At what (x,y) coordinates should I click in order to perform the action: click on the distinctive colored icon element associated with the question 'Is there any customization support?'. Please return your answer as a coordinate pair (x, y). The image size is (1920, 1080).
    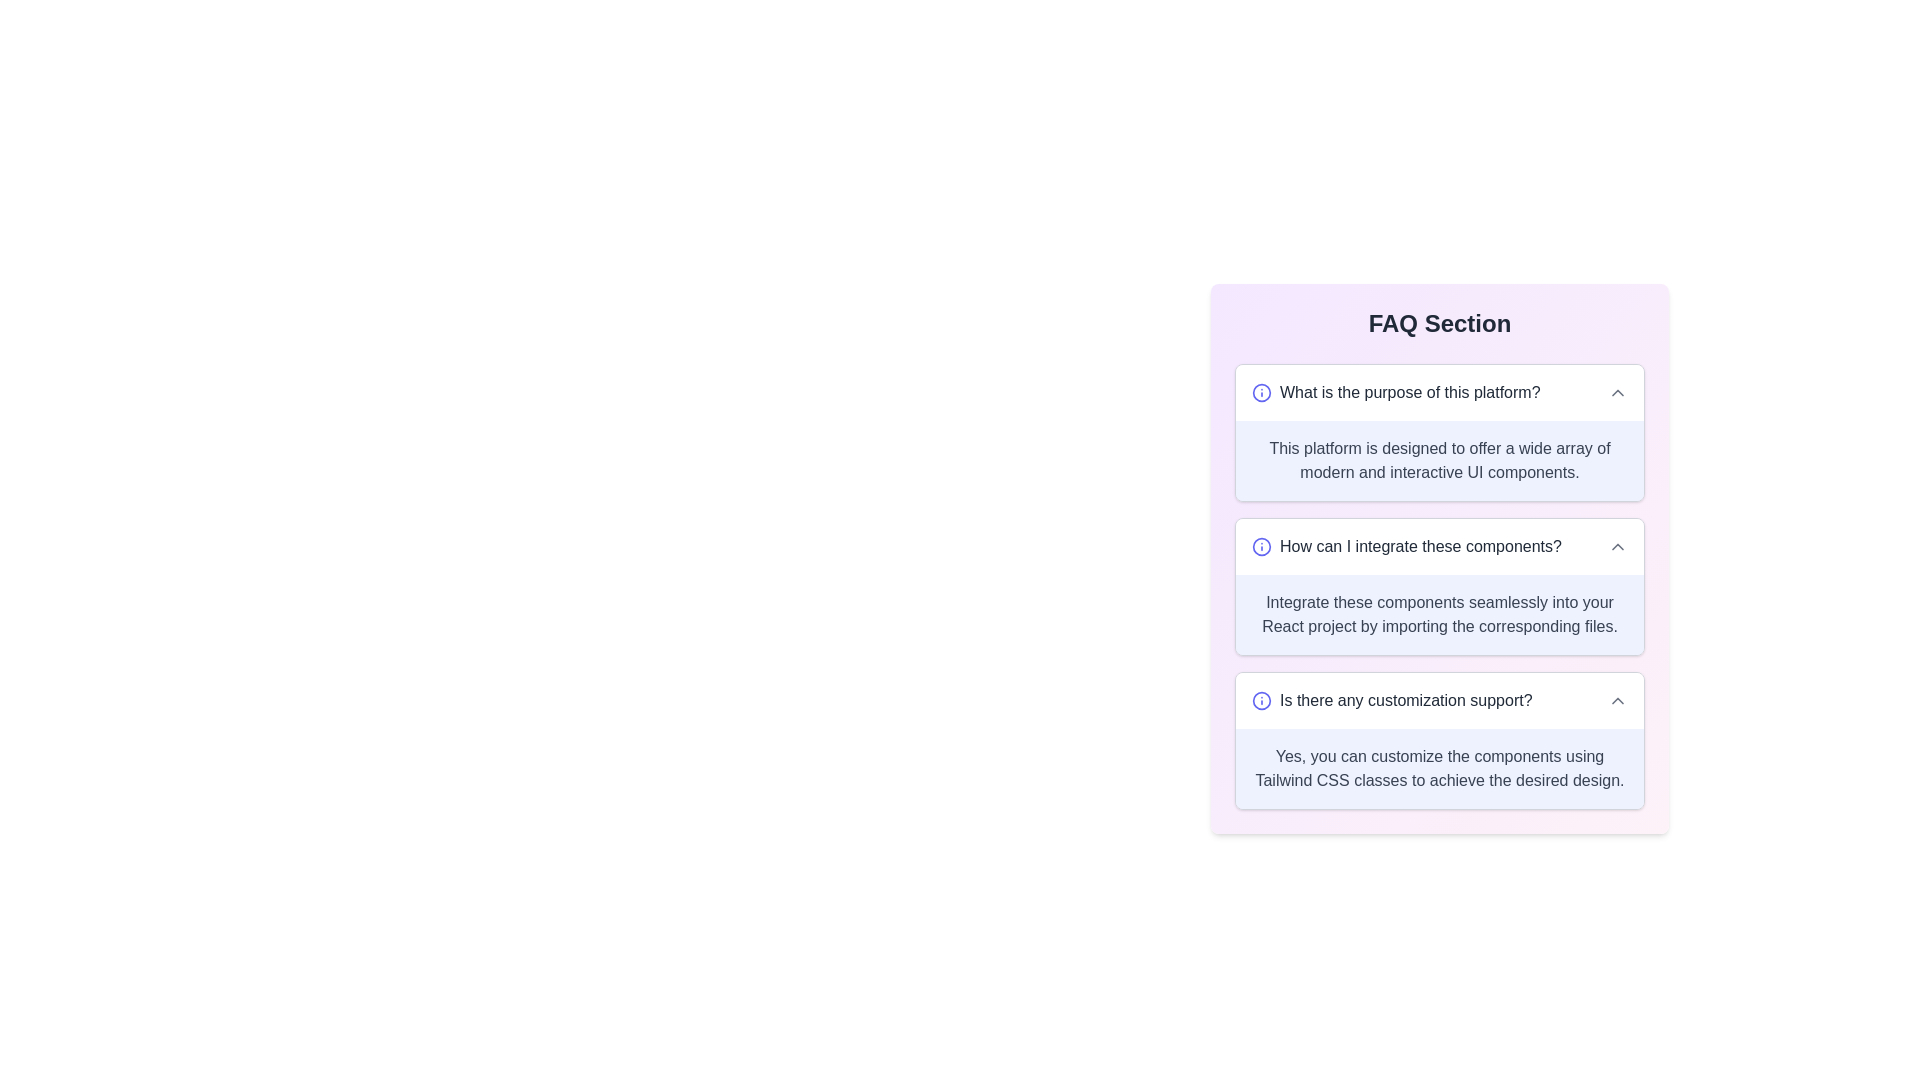
    Looking at the image, I should click on (1261, 700).